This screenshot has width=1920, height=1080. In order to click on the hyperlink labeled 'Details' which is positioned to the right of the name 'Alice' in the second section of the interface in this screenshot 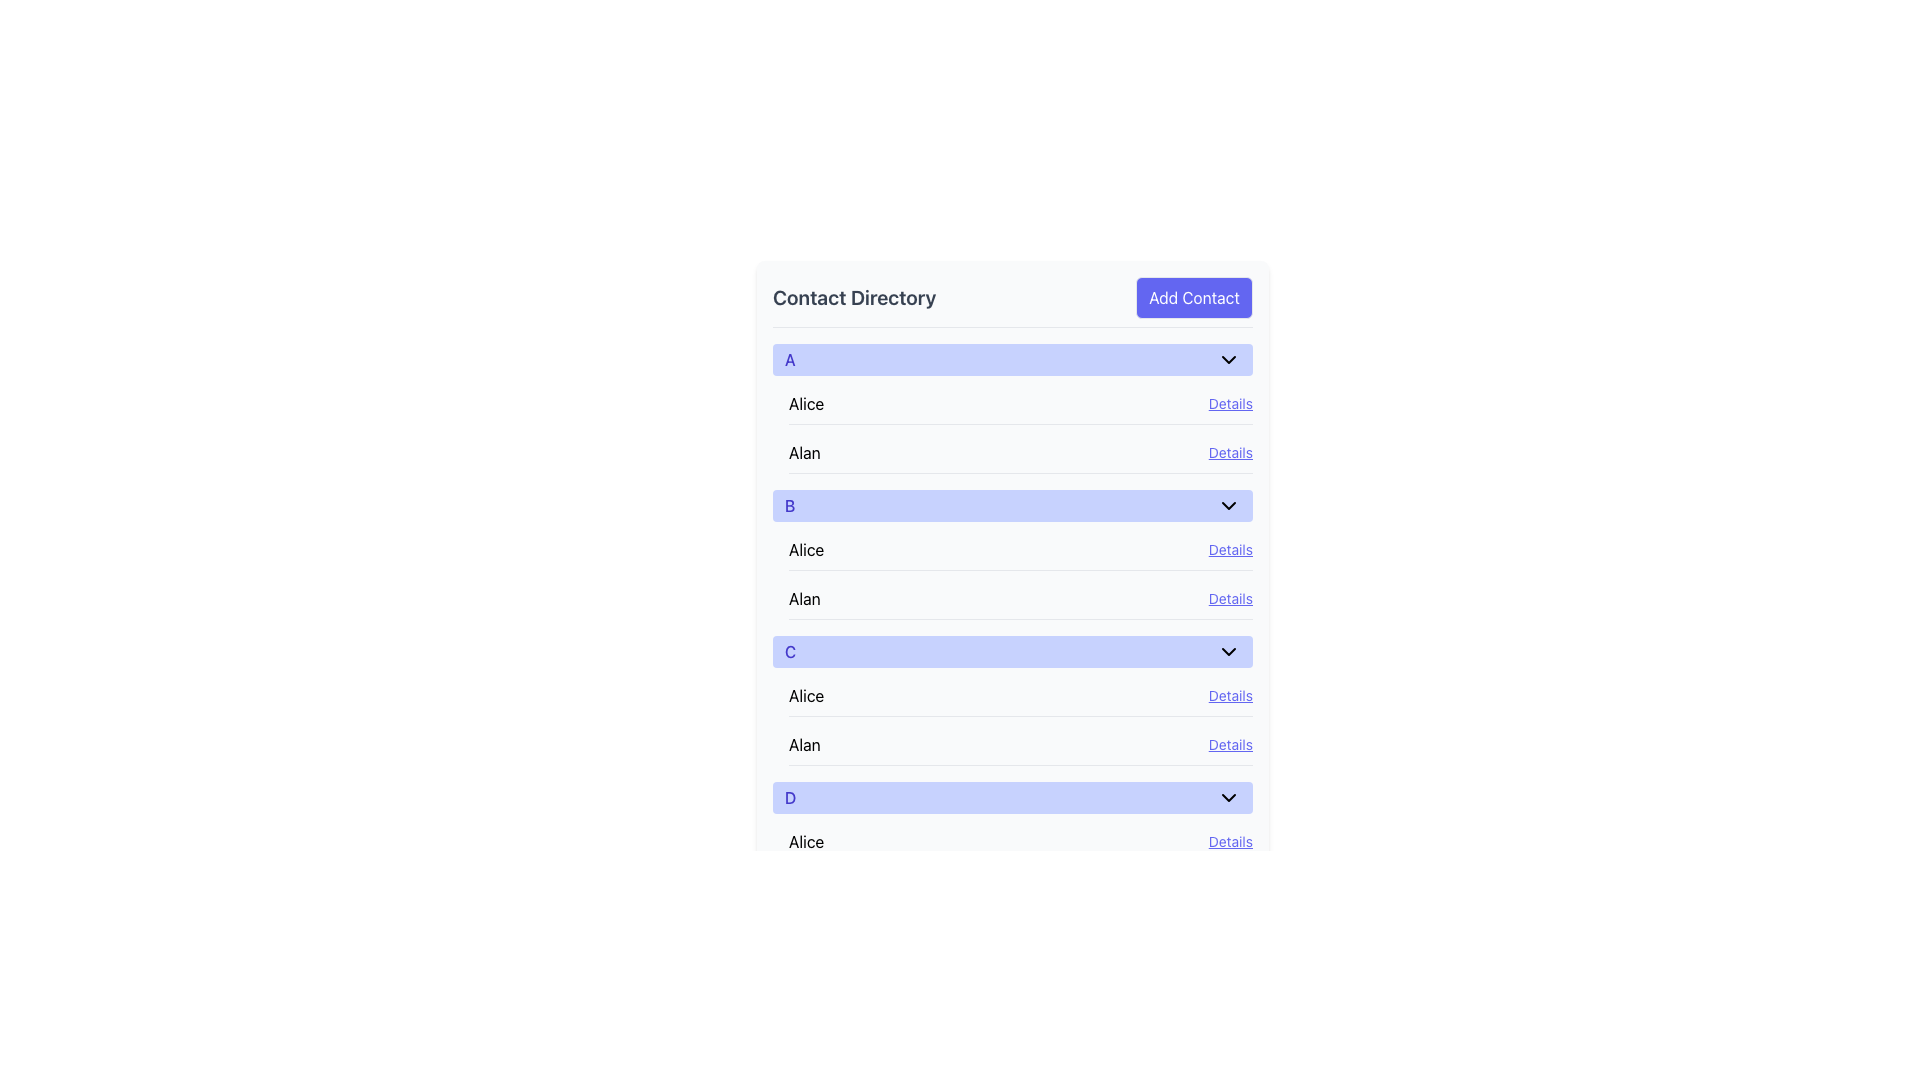, I will do `click(1228, 550)`.